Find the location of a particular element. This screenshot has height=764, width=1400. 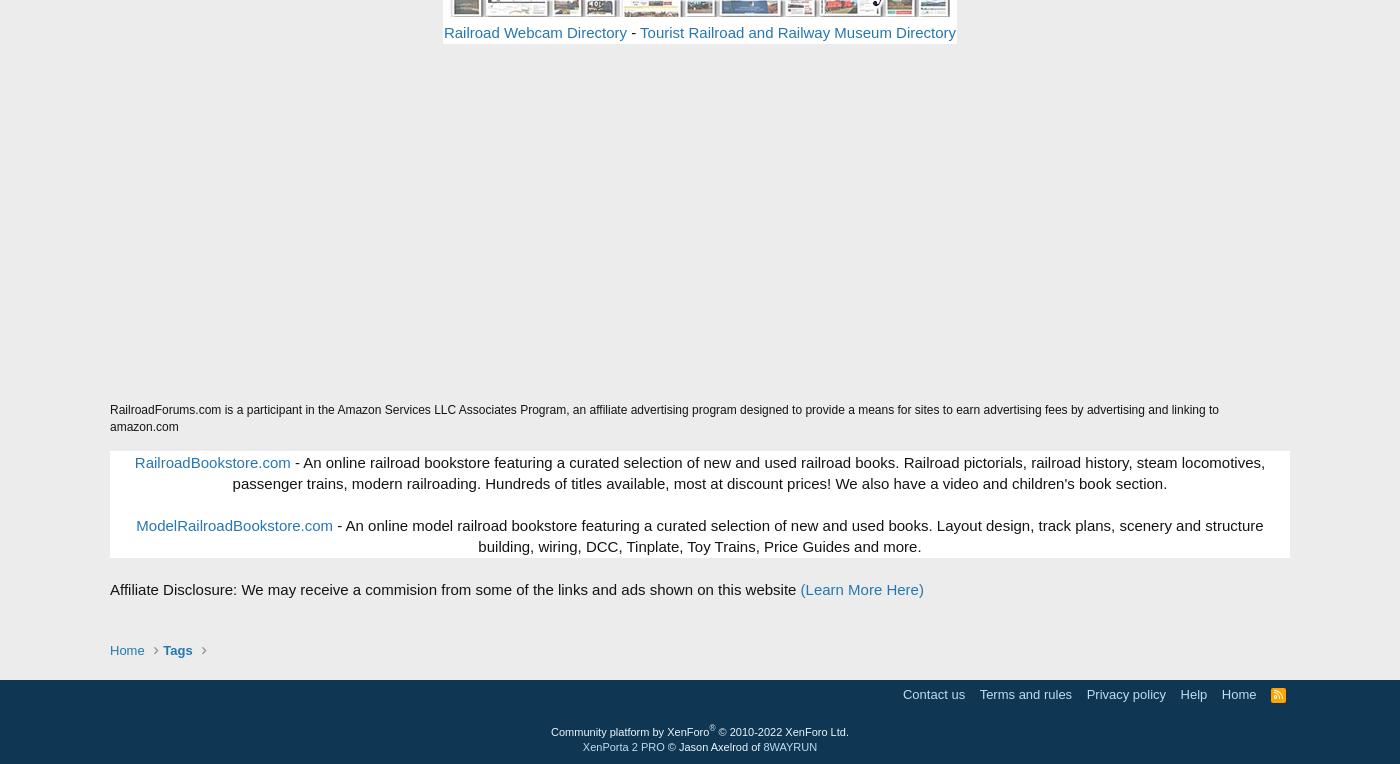

'© 2010-2022 XenForo Ltd.' is located at coordinates (783, 730).